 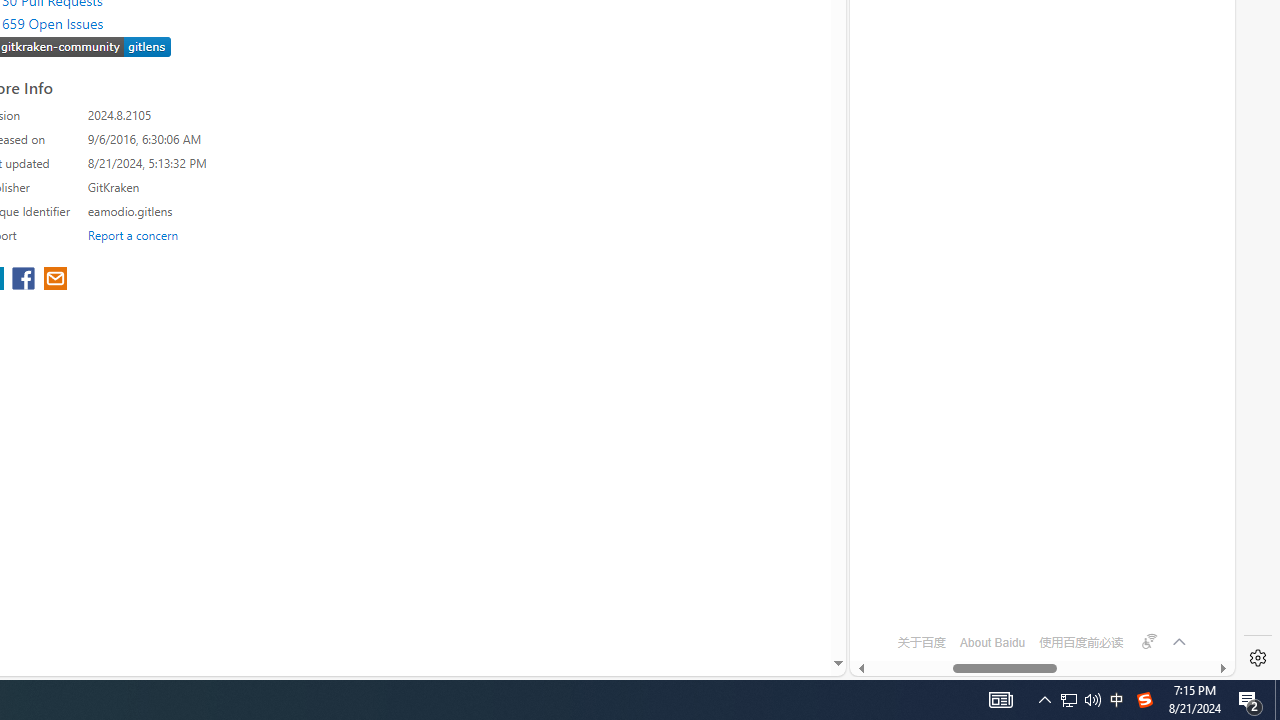 I want to click on 'Report a concern', so click(x=132, y=234).